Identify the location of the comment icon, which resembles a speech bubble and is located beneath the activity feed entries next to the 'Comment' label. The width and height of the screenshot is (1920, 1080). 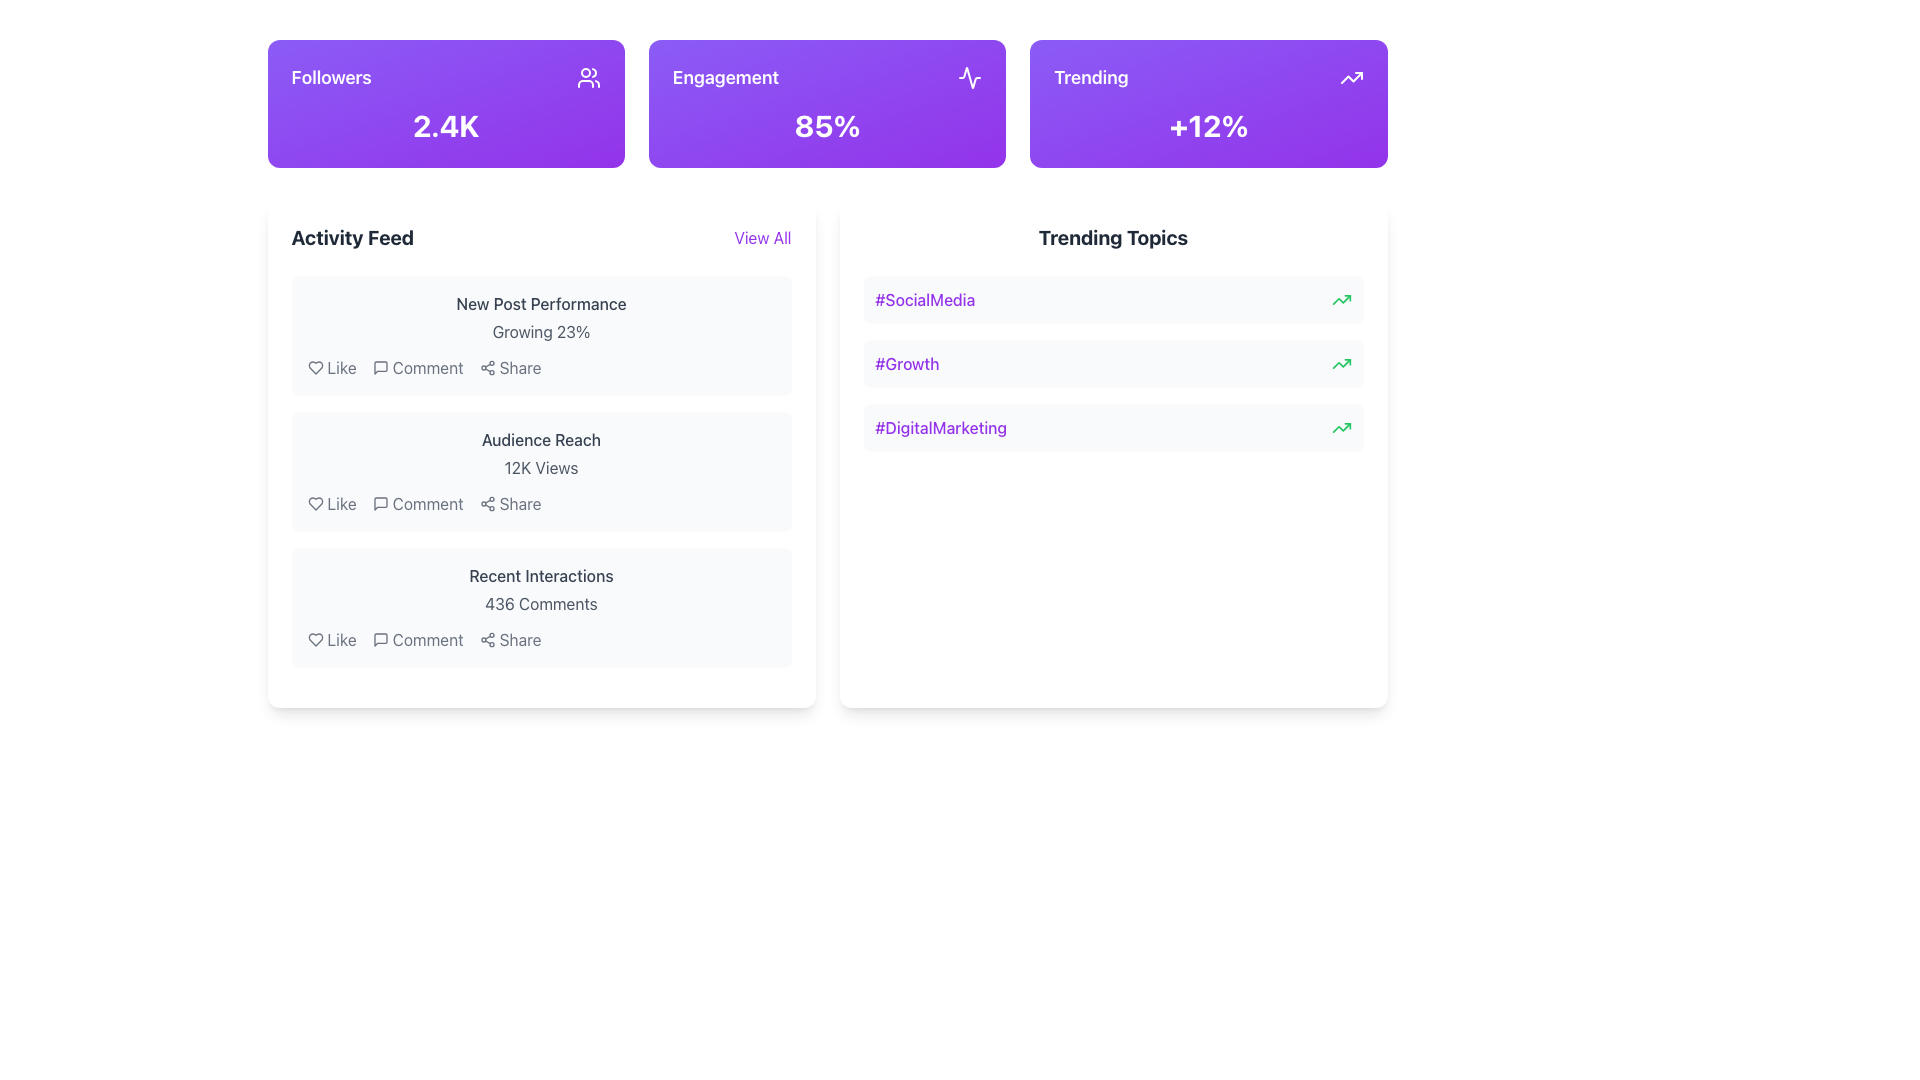
(380, 367).